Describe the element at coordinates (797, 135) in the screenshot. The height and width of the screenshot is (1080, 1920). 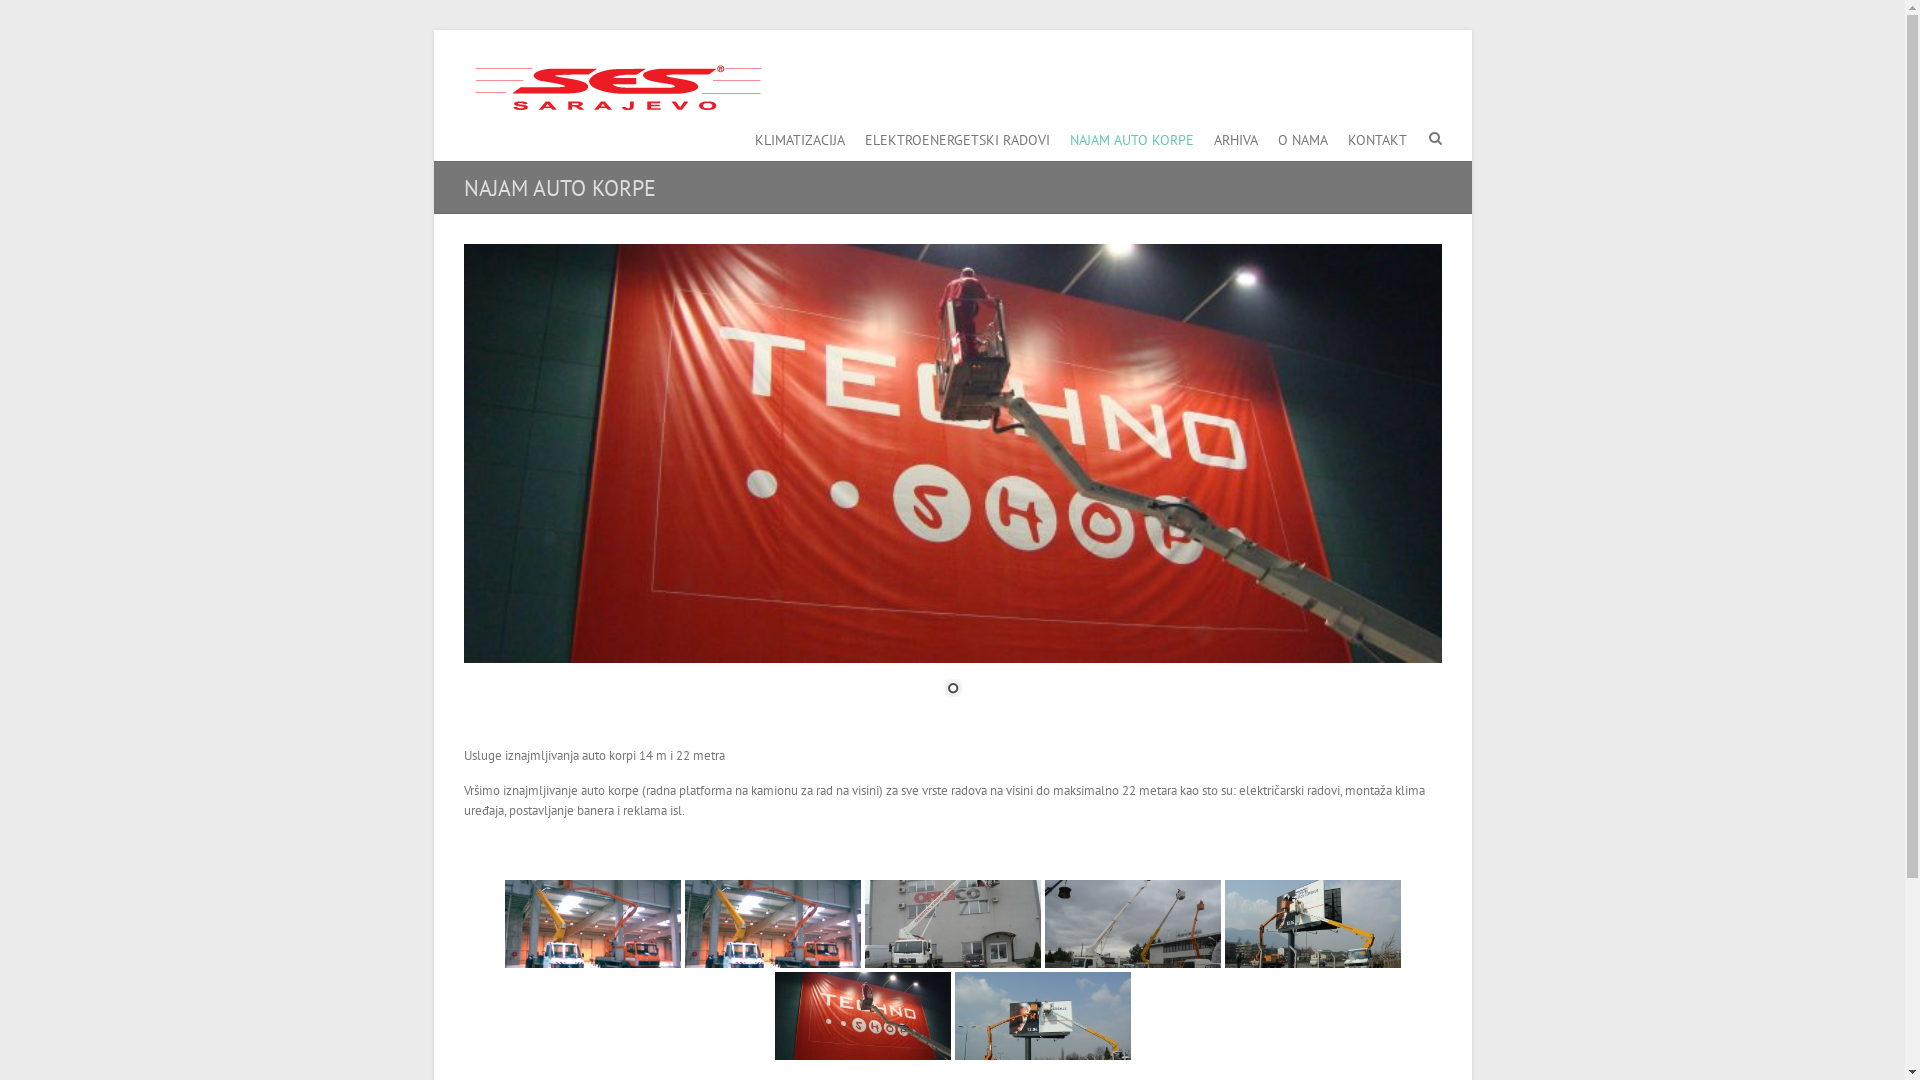
I see `'KLIMATIZACIJA'` at that location.